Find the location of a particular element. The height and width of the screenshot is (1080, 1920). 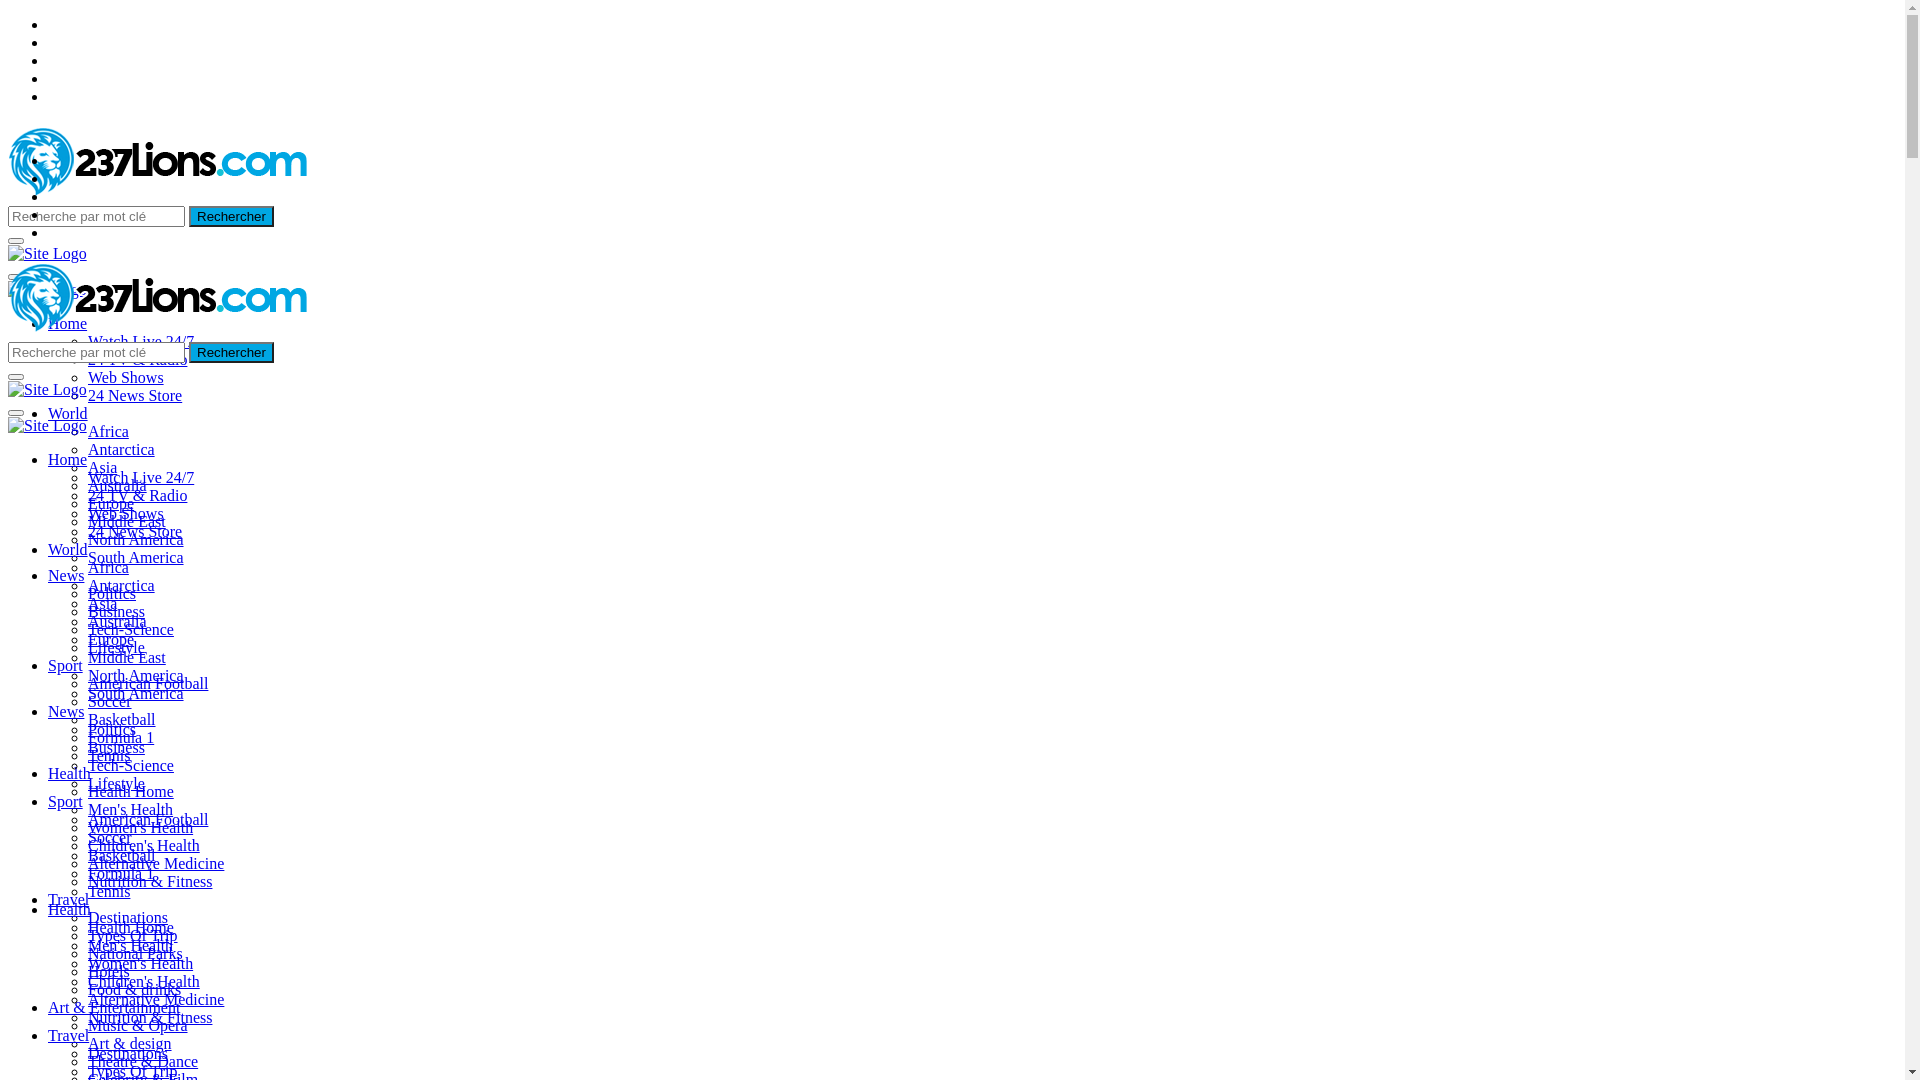

'Theatre & Dance' is located at coordinates (142, 1060).